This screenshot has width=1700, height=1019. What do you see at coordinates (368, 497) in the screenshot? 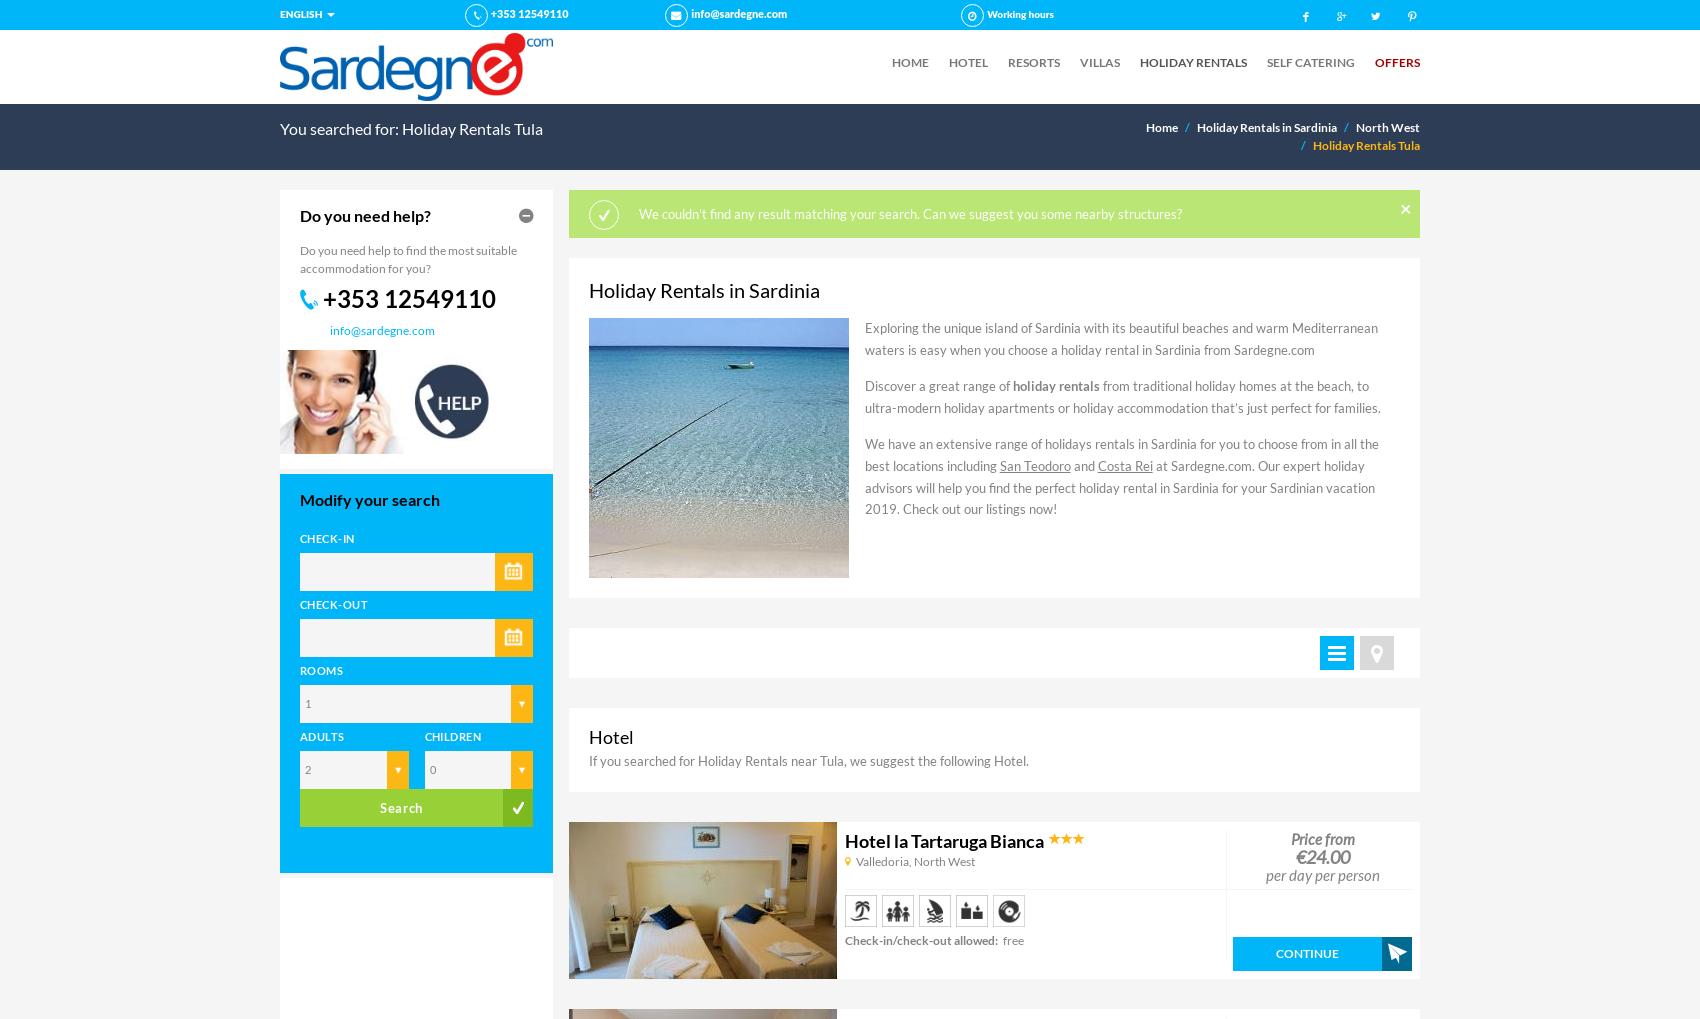
I see `'Modify your search'` at bounding box center [368, 497].